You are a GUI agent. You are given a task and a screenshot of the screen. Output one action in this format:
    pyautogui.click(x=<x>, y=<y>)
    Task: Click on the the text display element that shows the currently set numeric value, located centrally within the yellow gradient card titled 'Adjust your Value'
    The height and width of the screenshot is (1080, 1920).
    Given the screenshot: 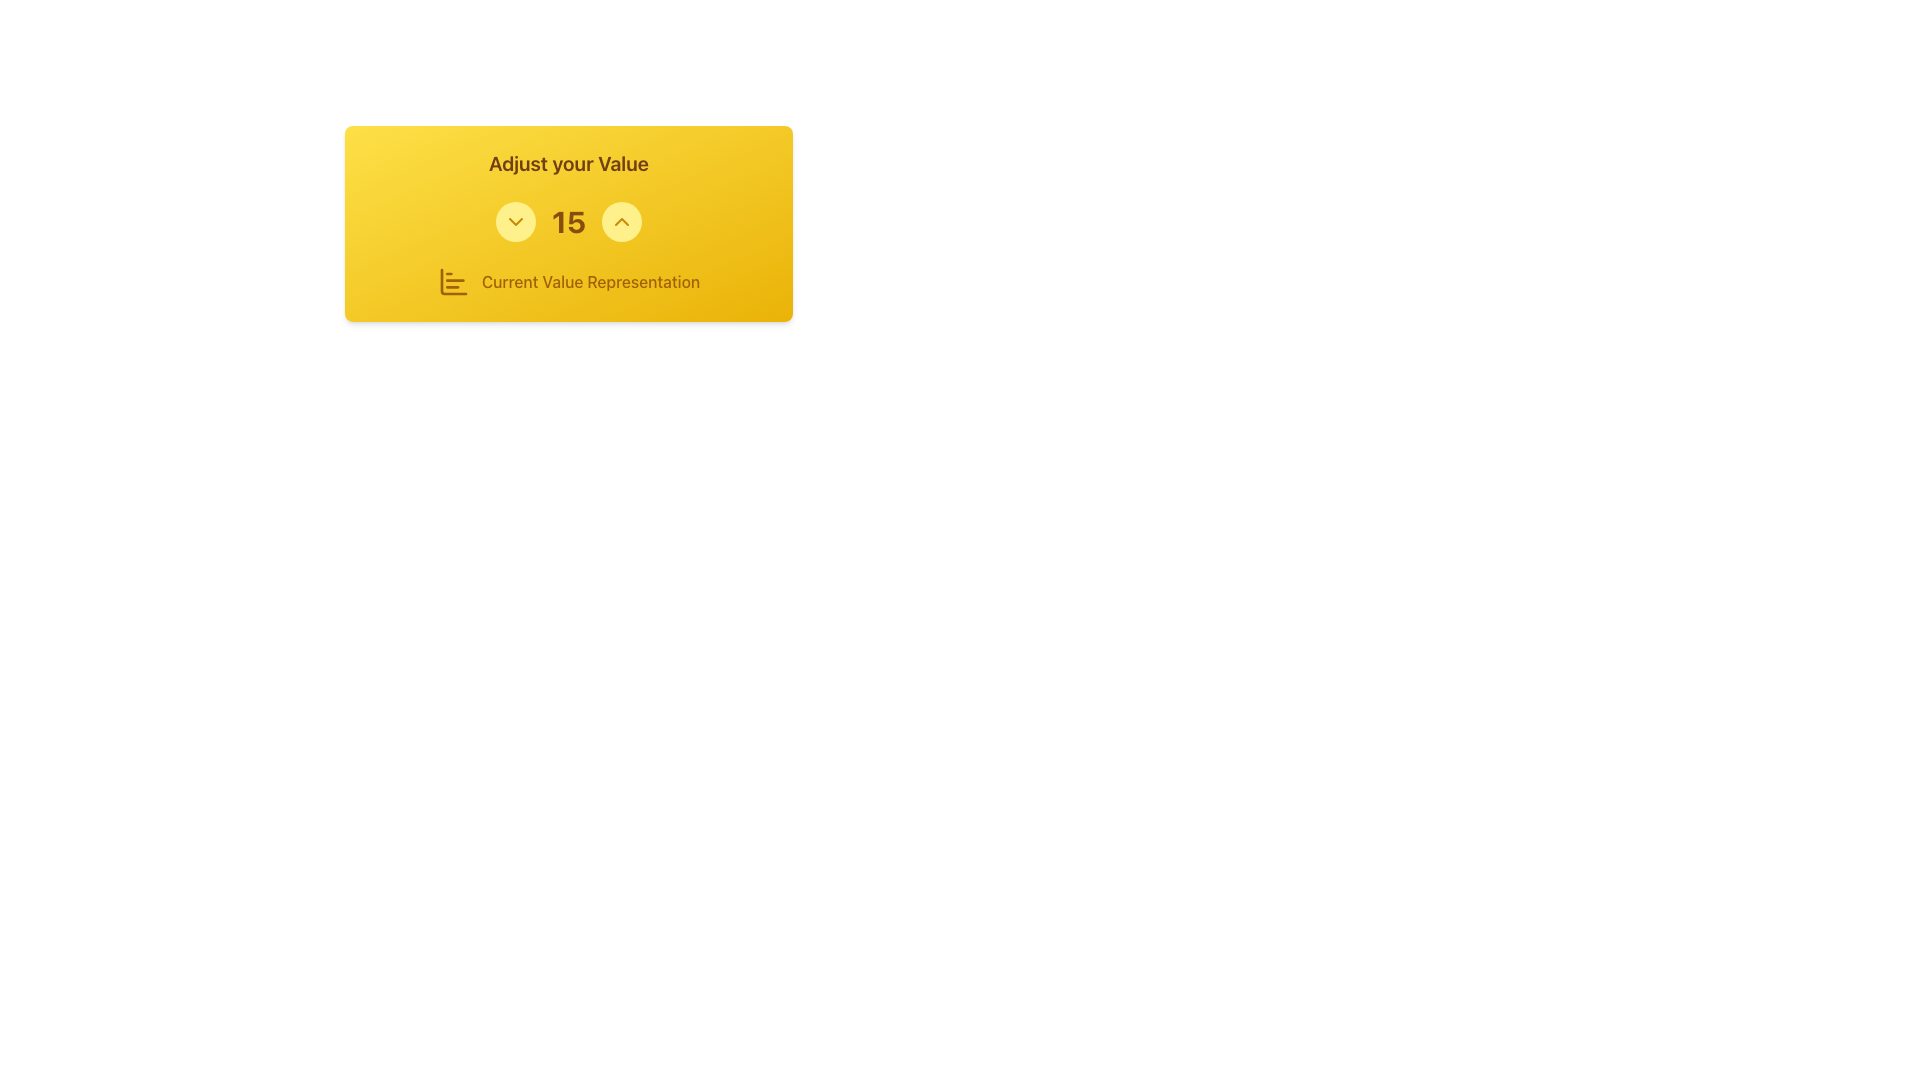 What is the action you would take?
    pyautogui.click(x=567, y=222)
    